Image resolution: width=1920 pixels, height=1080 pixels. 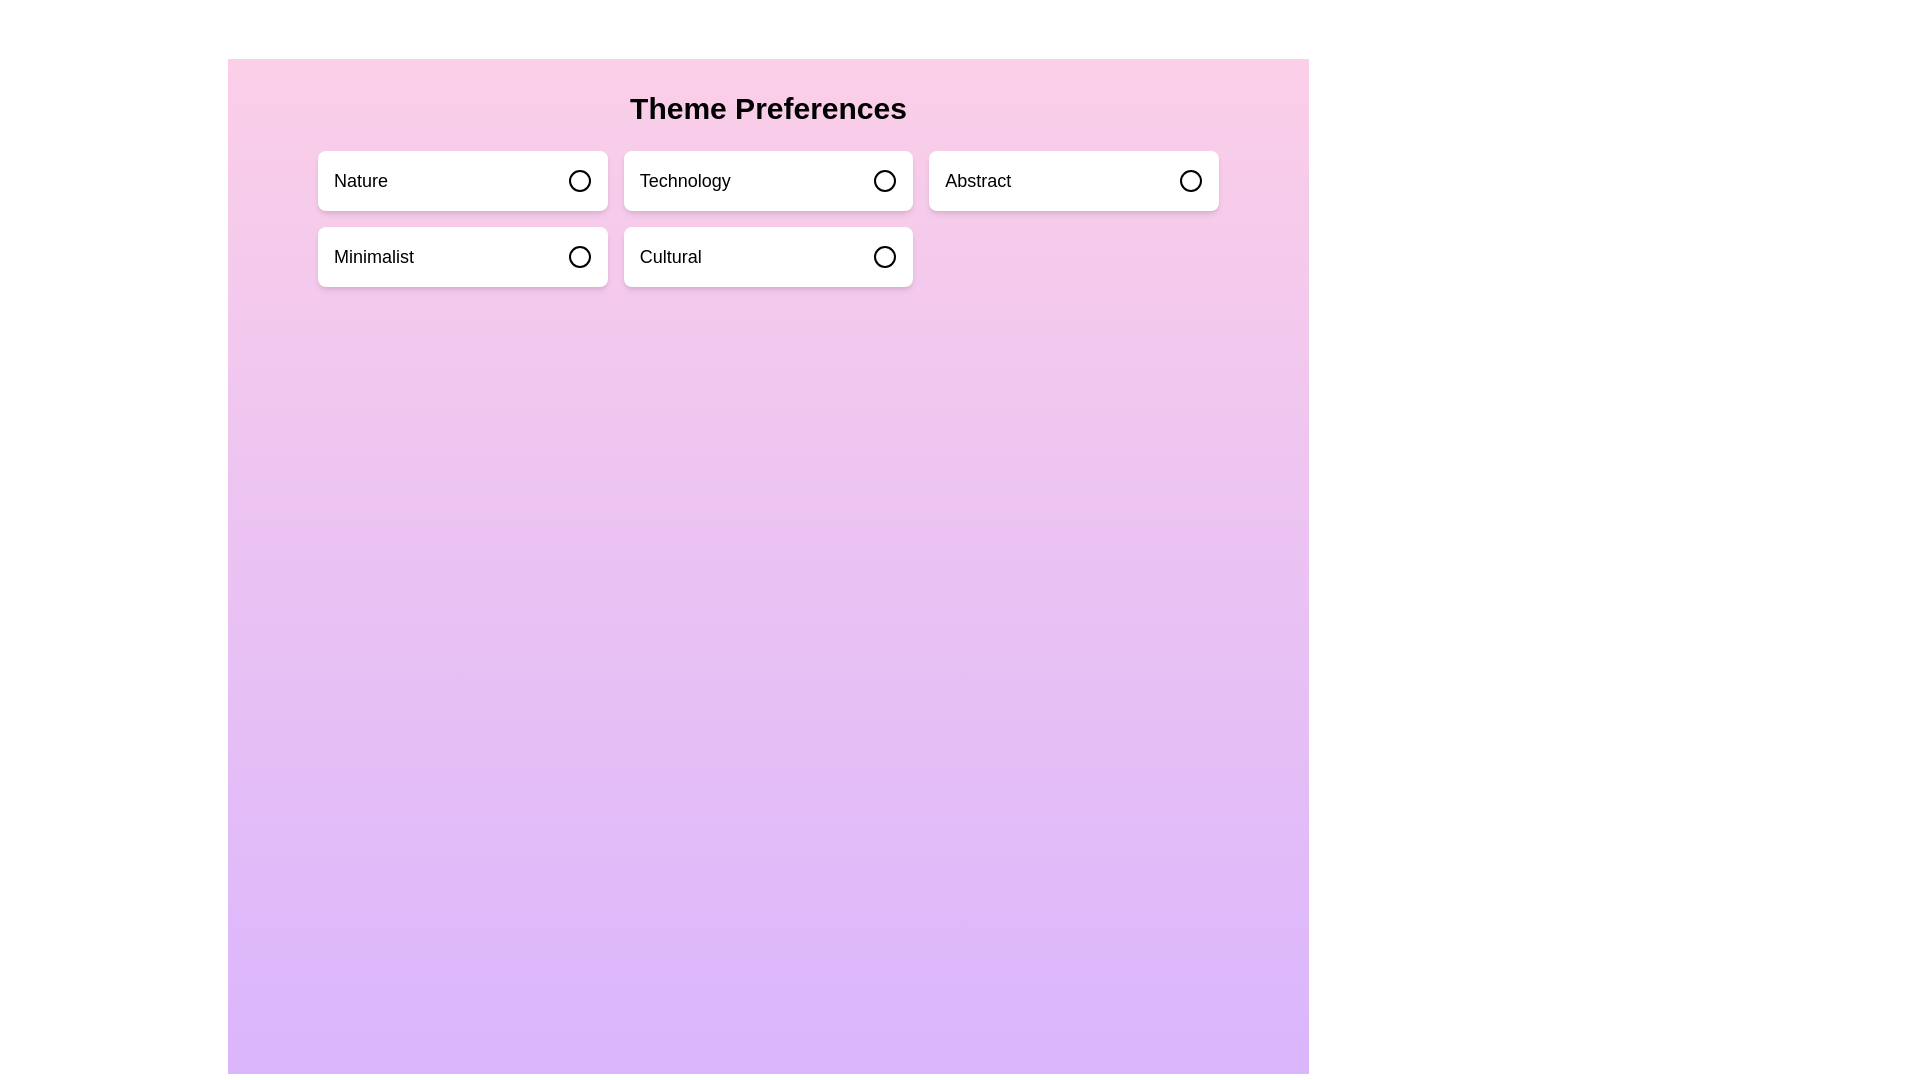 What do you see at coordinates (460, 256) in the screenshot?
I see `the theme box labeled Minimalist` at bounding box center [460, 256].